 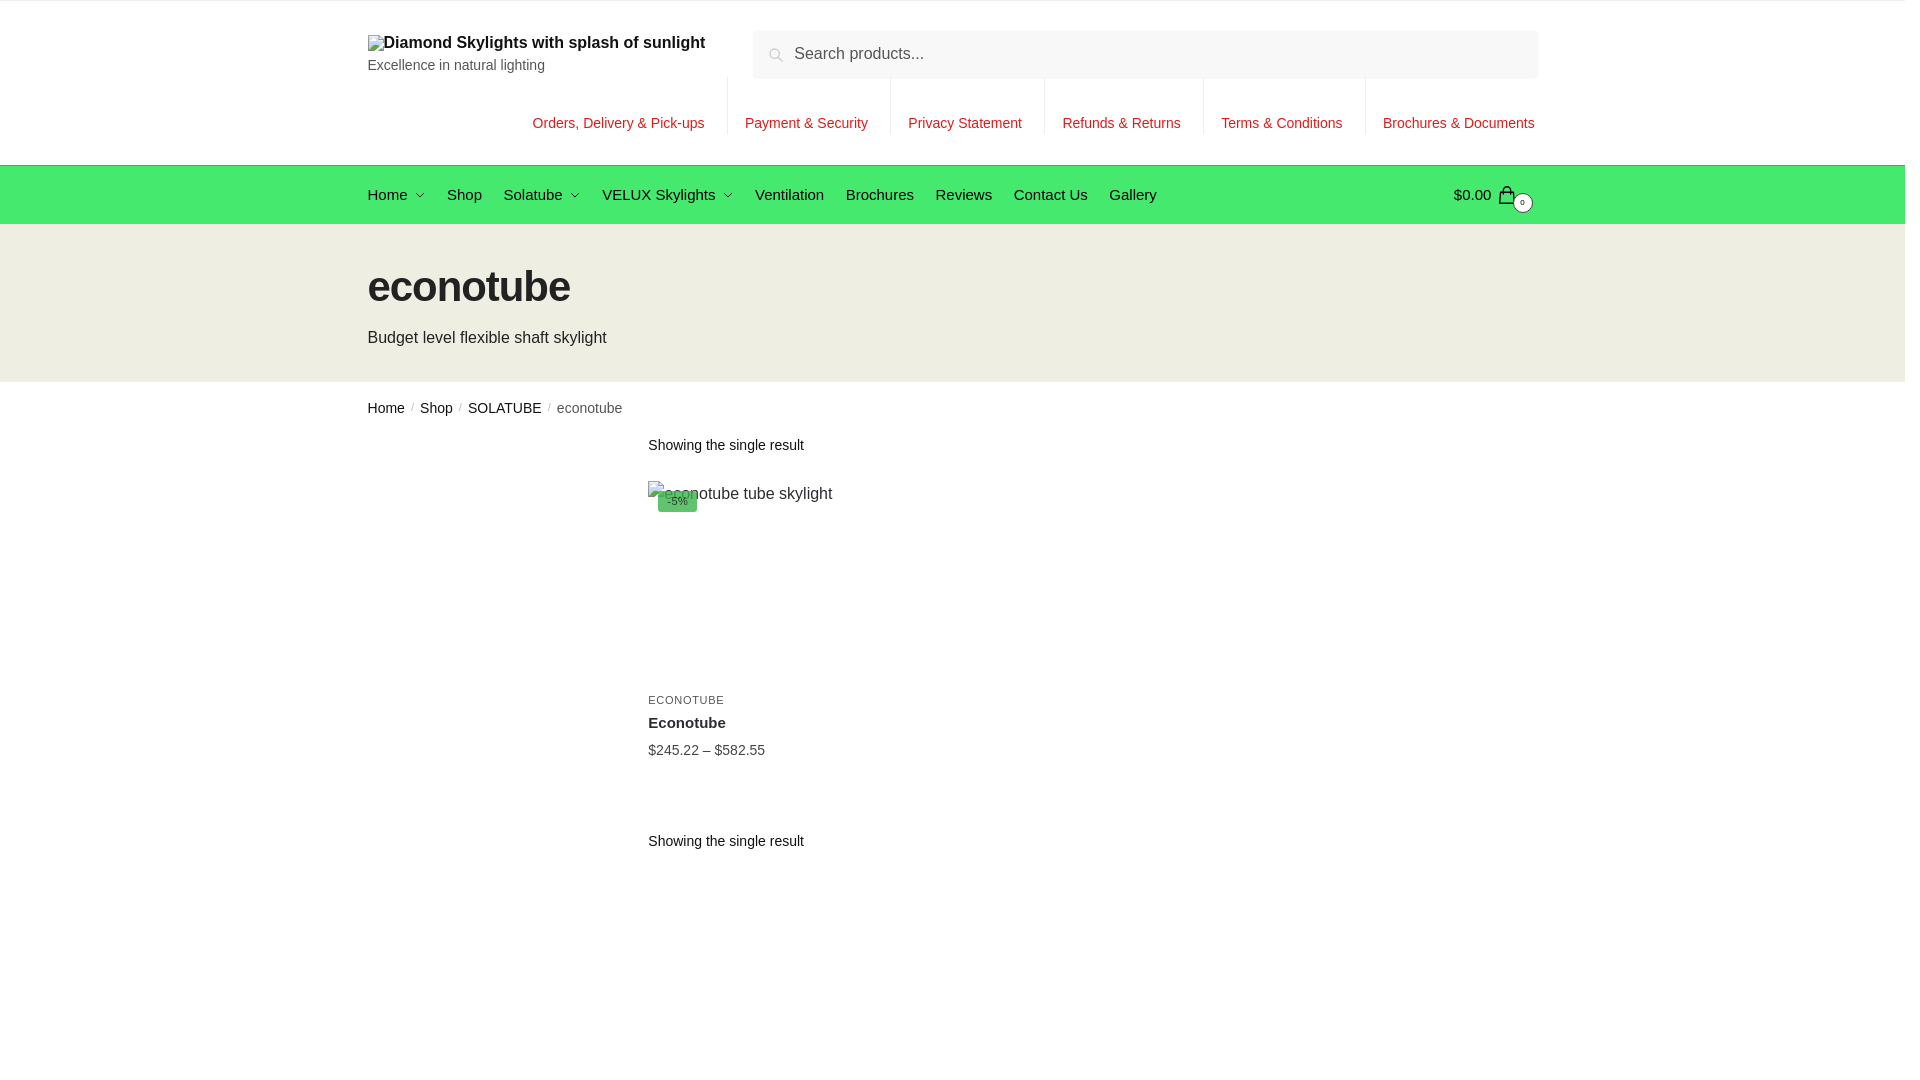 What do you see at coordinates (963, 195) in the screenshot?
I see `'Reviews'` at bounding box center [963, 195].